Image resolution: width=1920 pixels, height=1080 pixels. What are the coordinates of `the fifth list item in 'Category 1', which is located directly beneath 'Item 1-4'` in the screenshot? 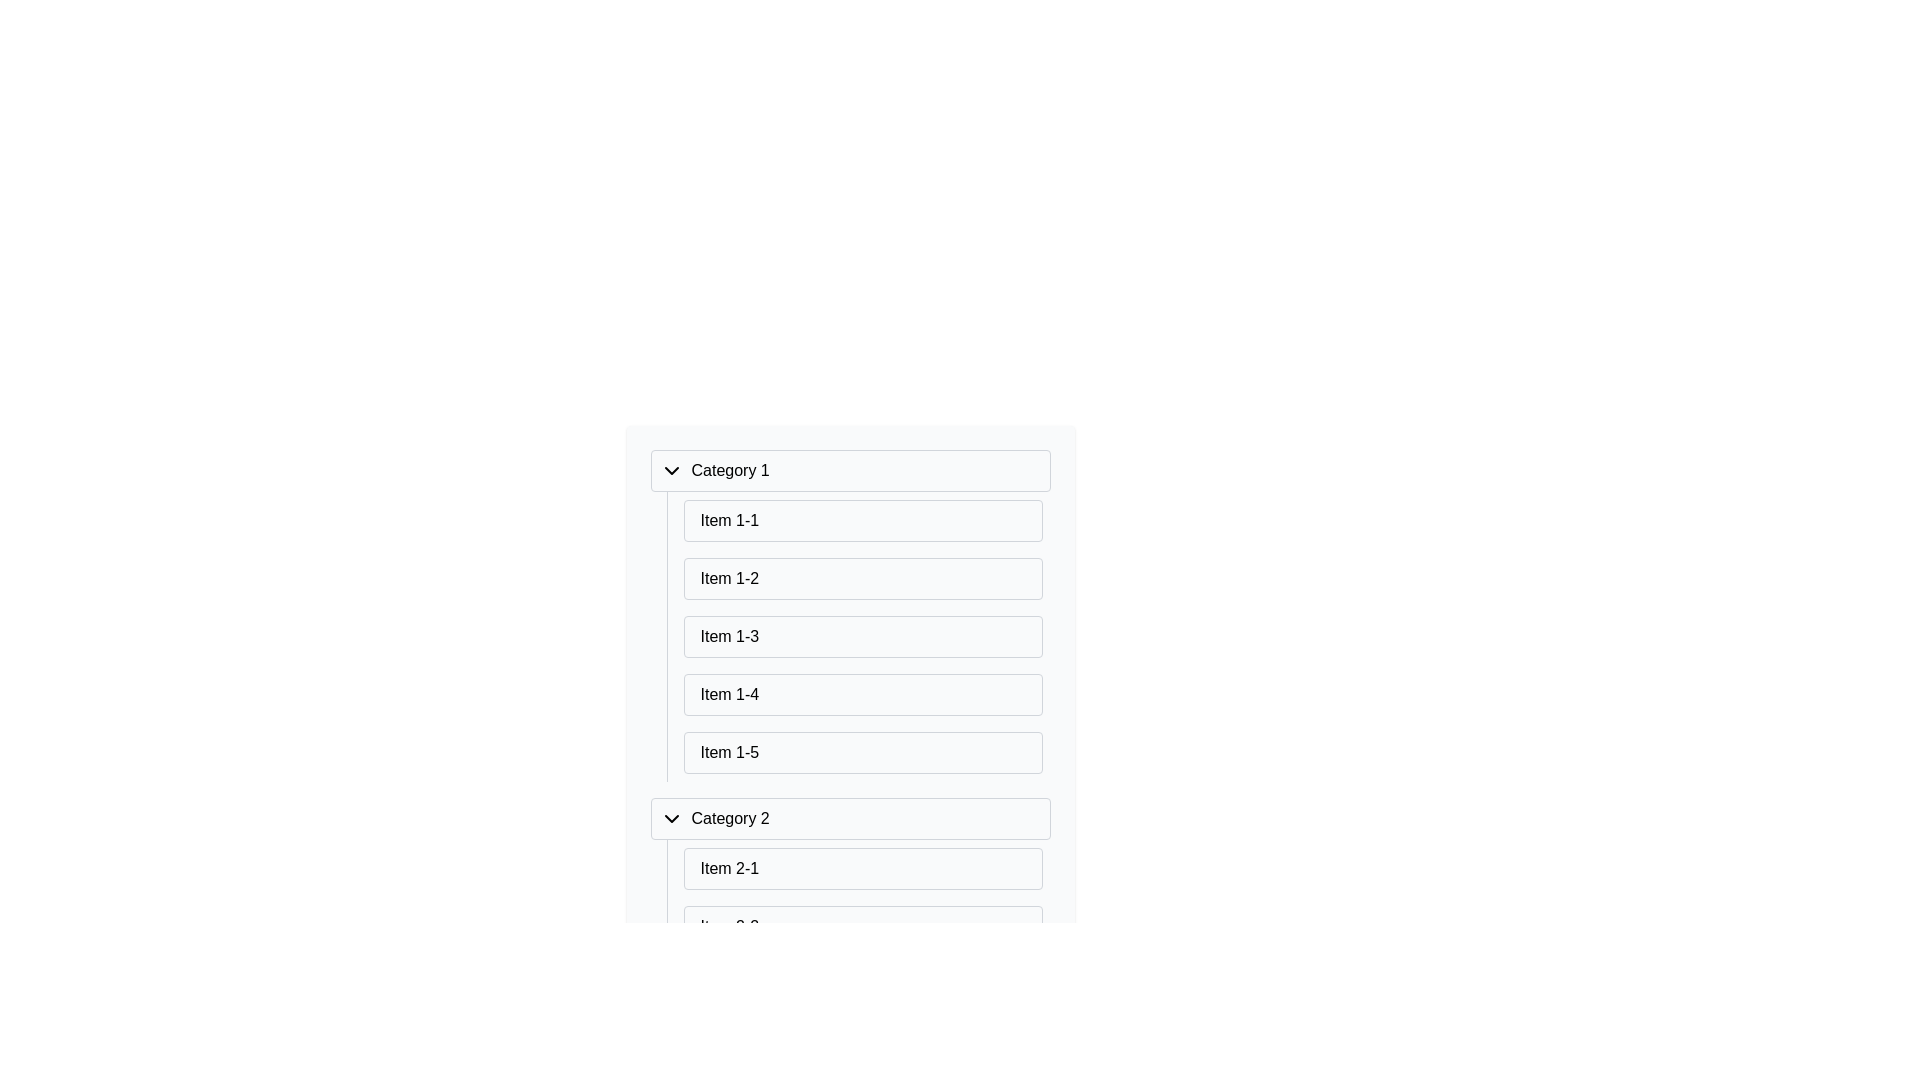 It's located at (863, 752).